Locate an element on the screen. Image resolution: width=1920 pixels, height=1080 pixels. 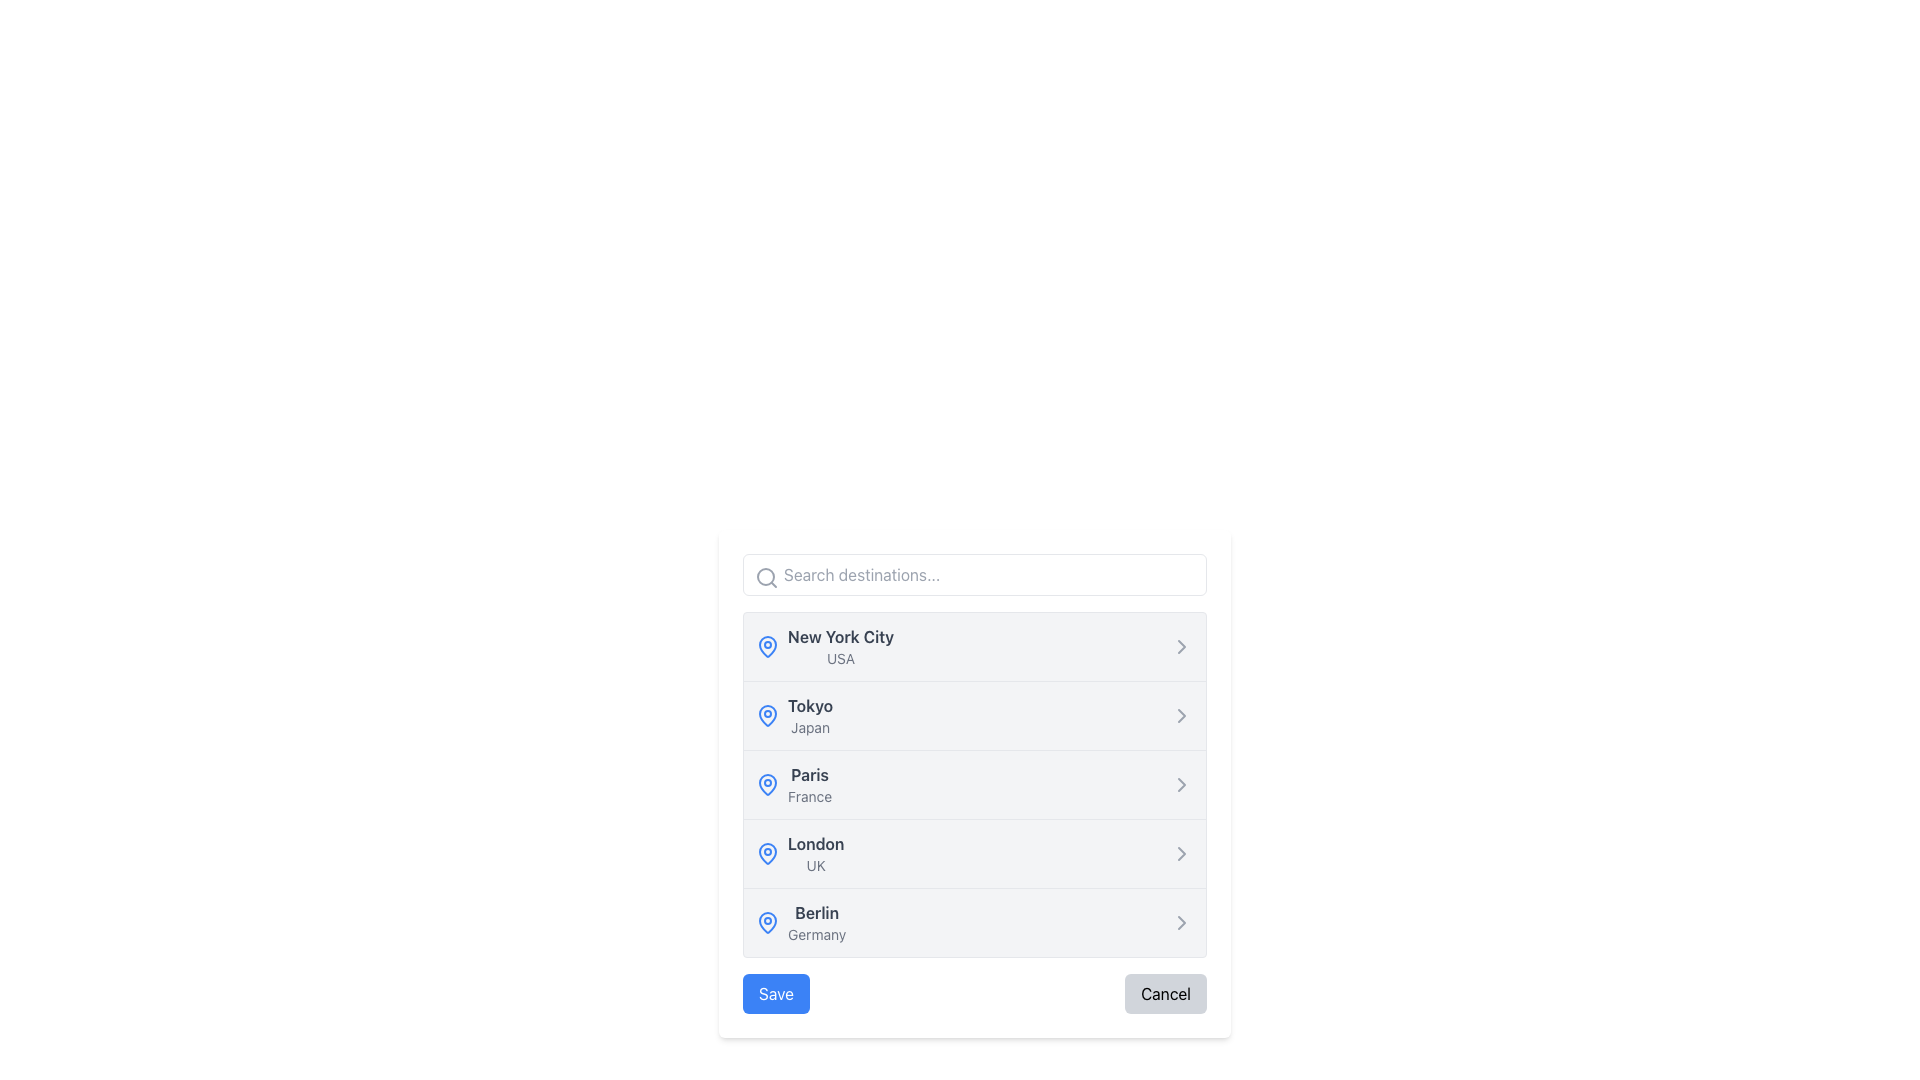
the graphical representation of the location pin icon for 'London UK' in the fourth item of the vertical list is located at coordinates (767, 852).